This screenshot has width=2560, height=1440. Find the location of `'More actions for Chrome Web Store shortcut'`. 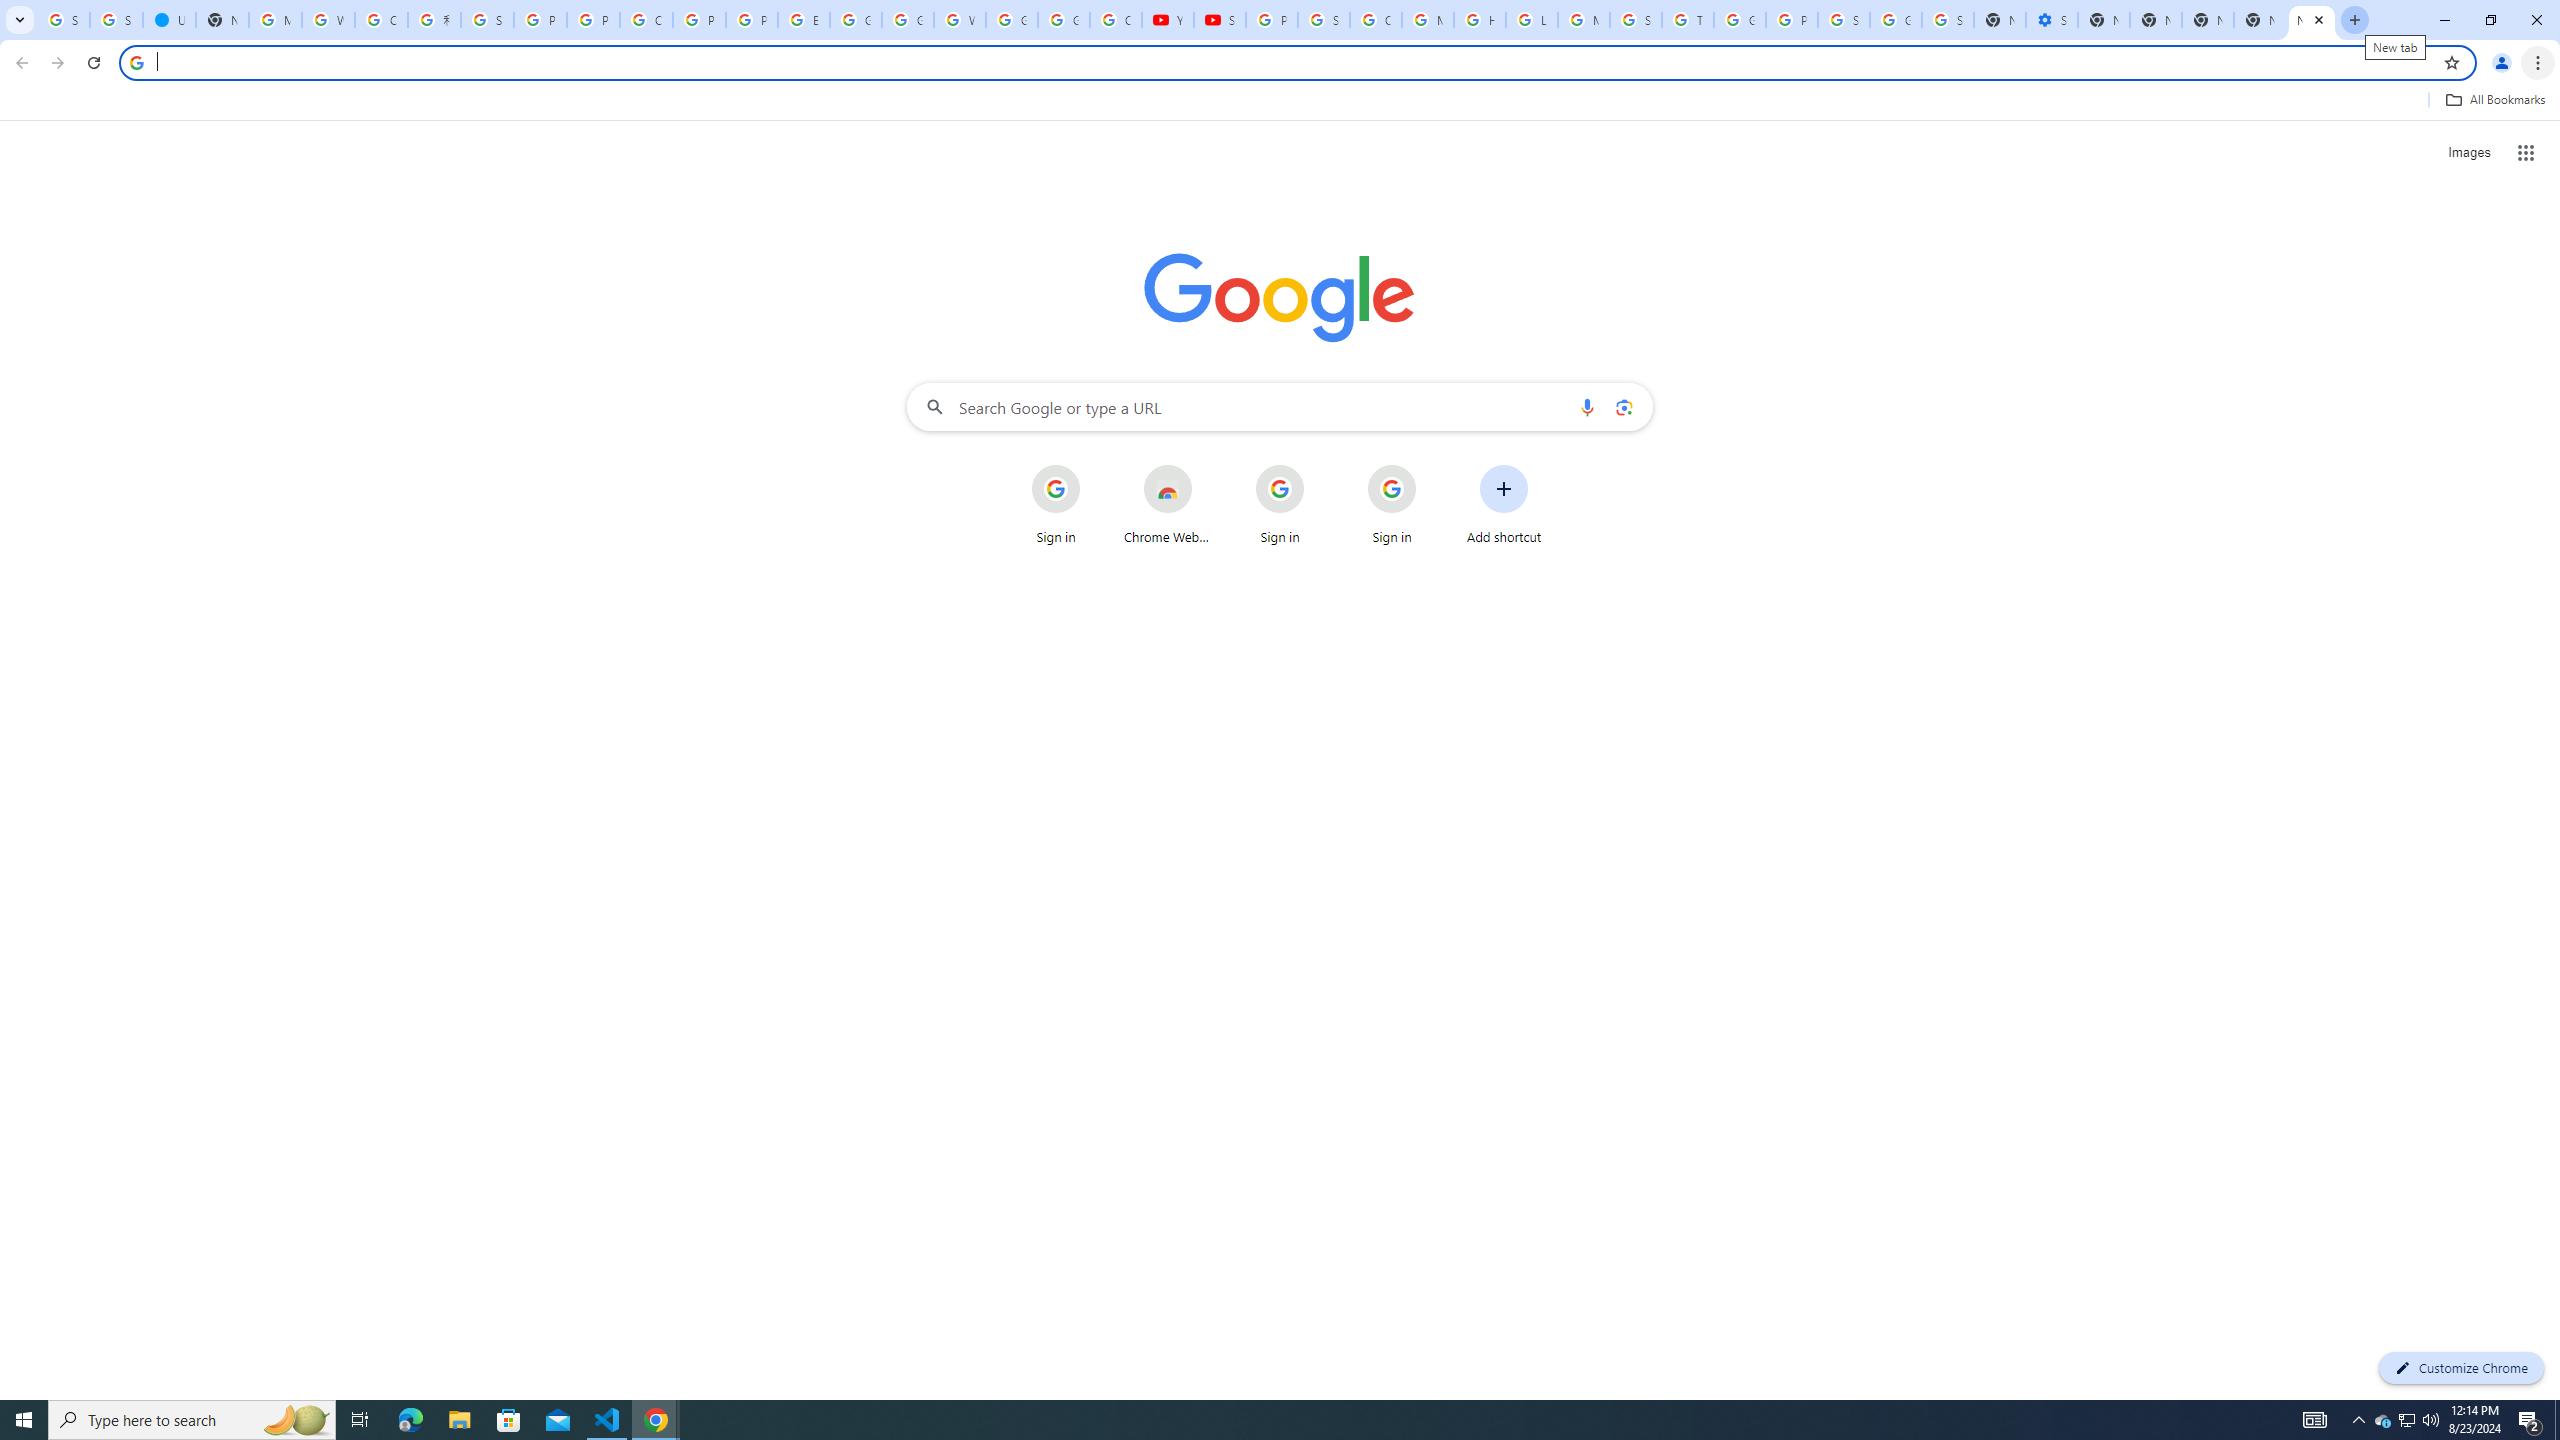

'More actions for Chrome Web Store shortcut' is located at coordinates (1206, 467).